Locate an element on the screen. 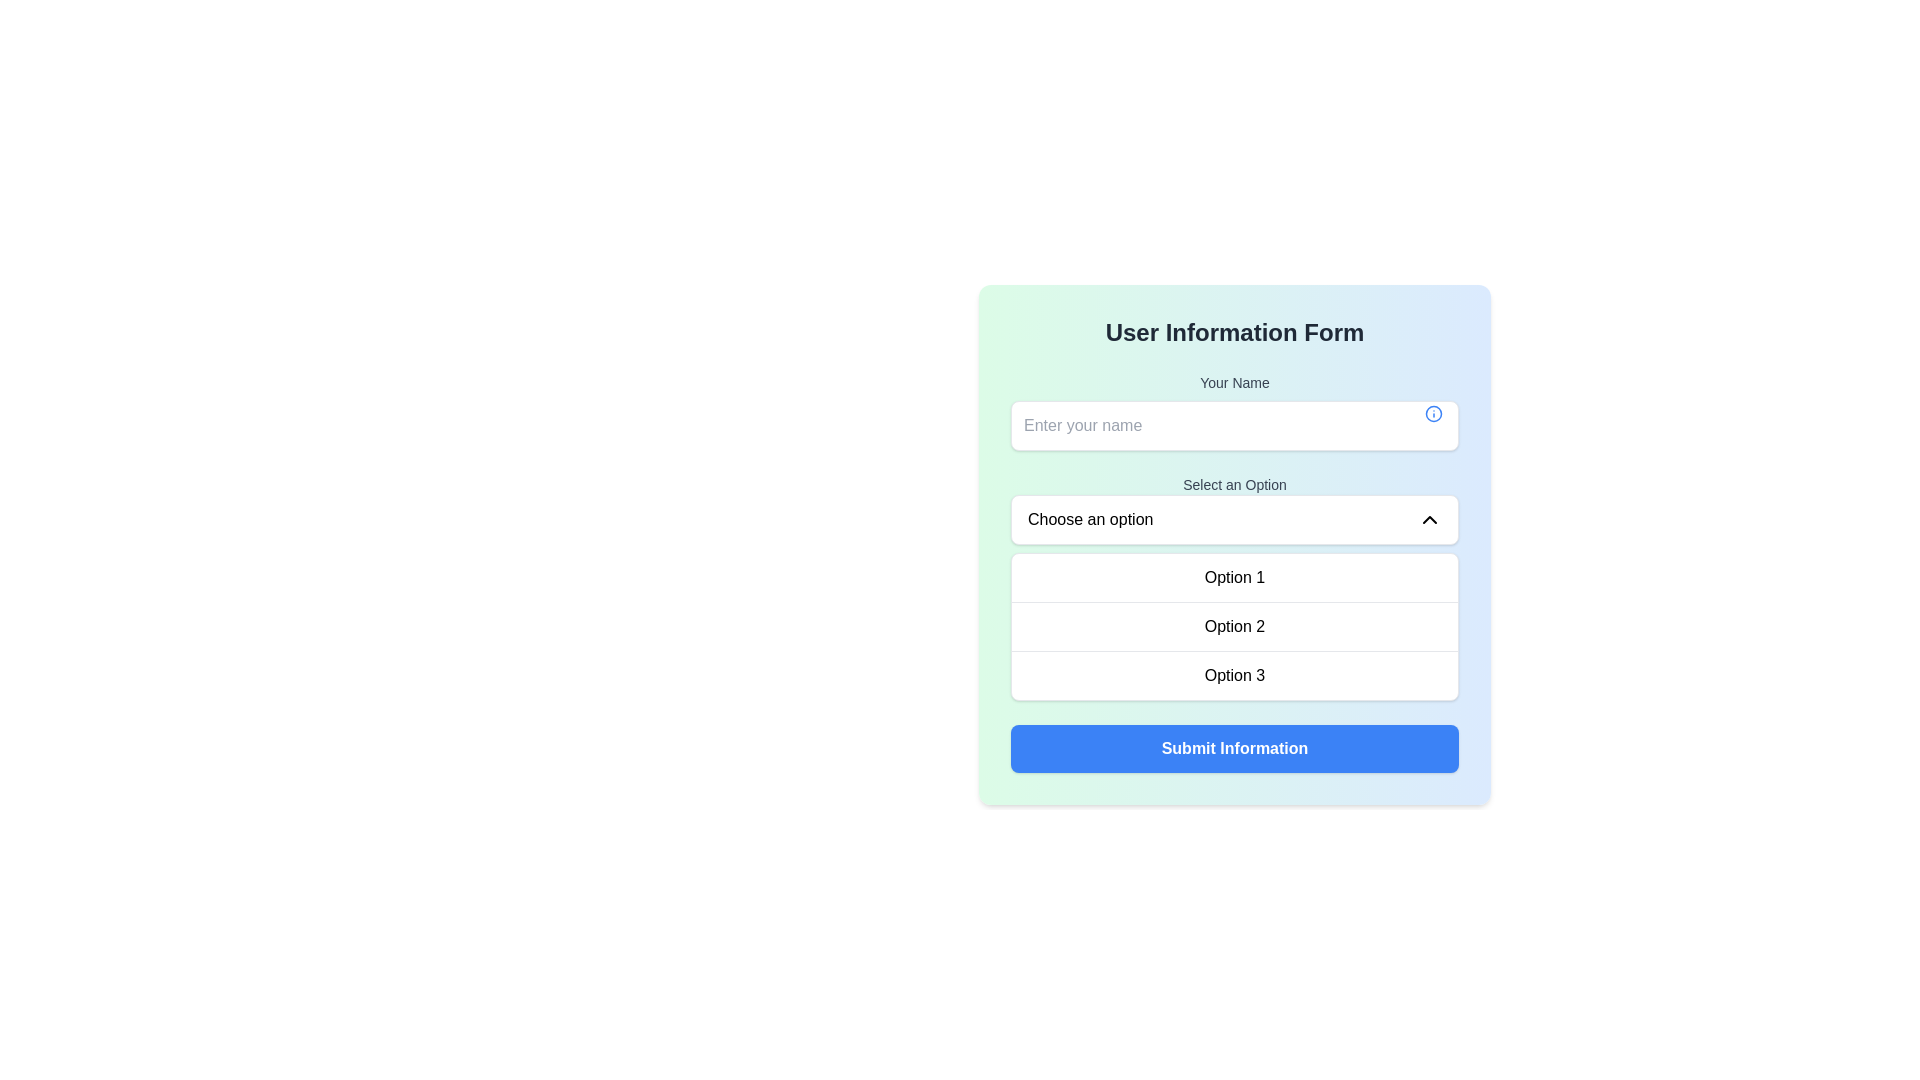 Image resolution: width=1920 pixels, height=1080 pixels. the List Item labeled 'Option 2' by performing a left click on it is located at coordinates (1233, 624).